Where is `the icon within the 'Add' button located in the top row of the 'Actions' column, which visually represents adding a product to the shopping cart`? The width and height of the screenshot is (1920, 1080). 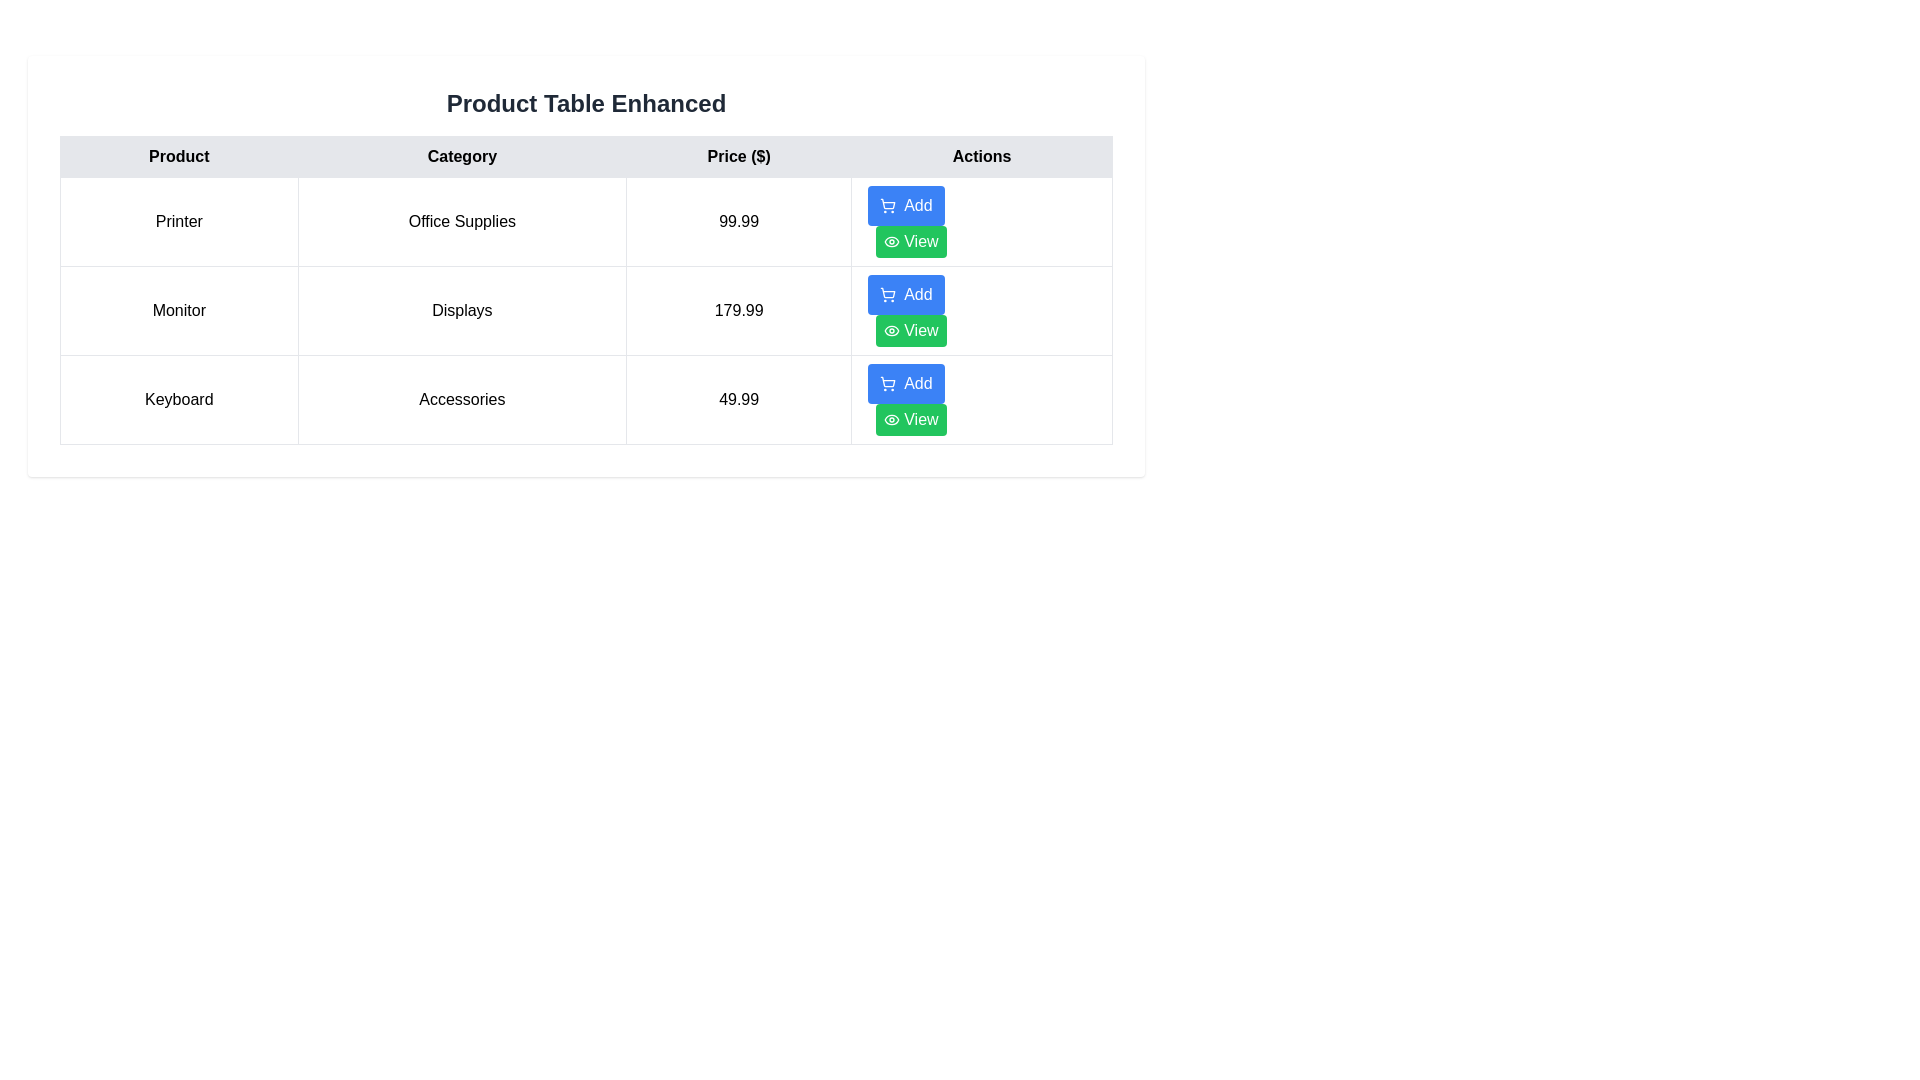 the icon within the 'Add' button located in the top row of the 'Actions' column, which visually represents adding a product to the shopping cart is located at coordinates (887, 205).